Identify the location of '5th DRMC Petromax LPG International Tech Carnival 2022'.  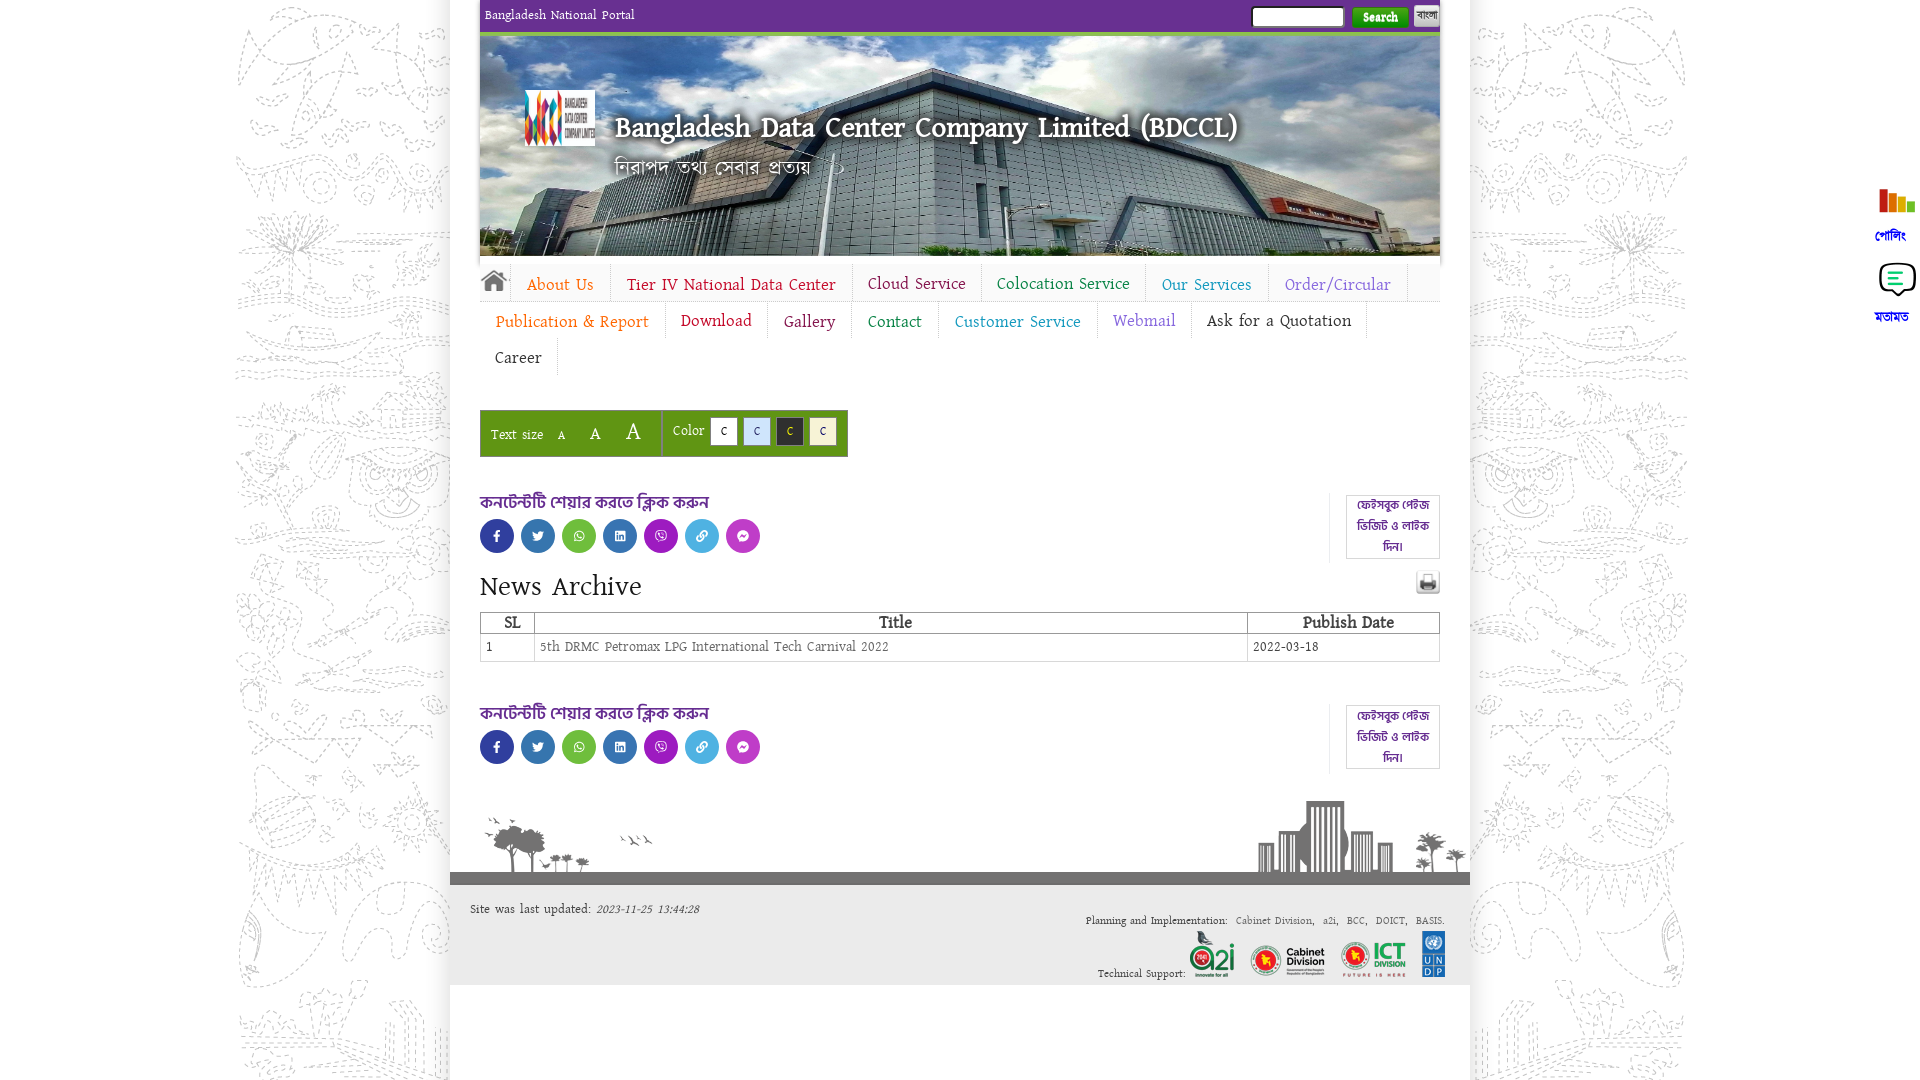
(714, 647).